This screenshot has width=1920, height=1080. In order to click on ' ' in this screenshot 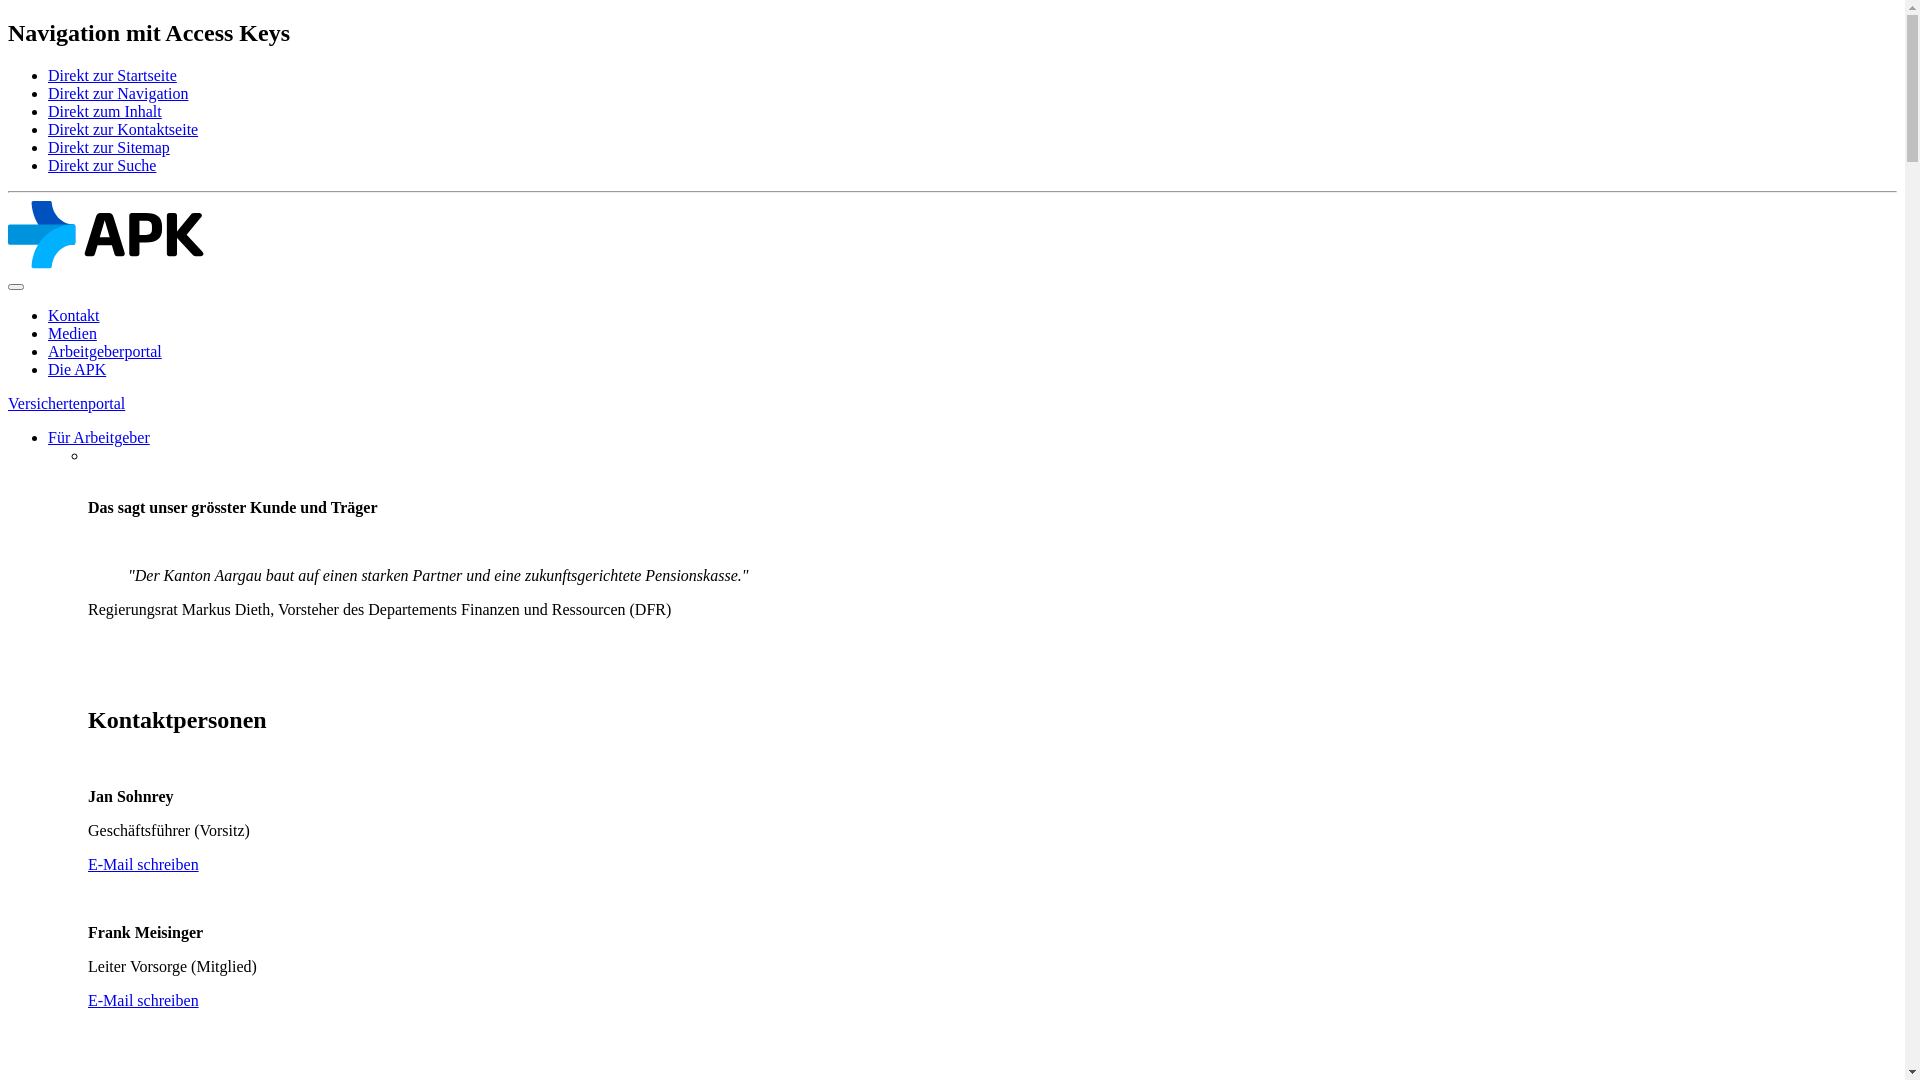, I will do `click(89, 455)`.